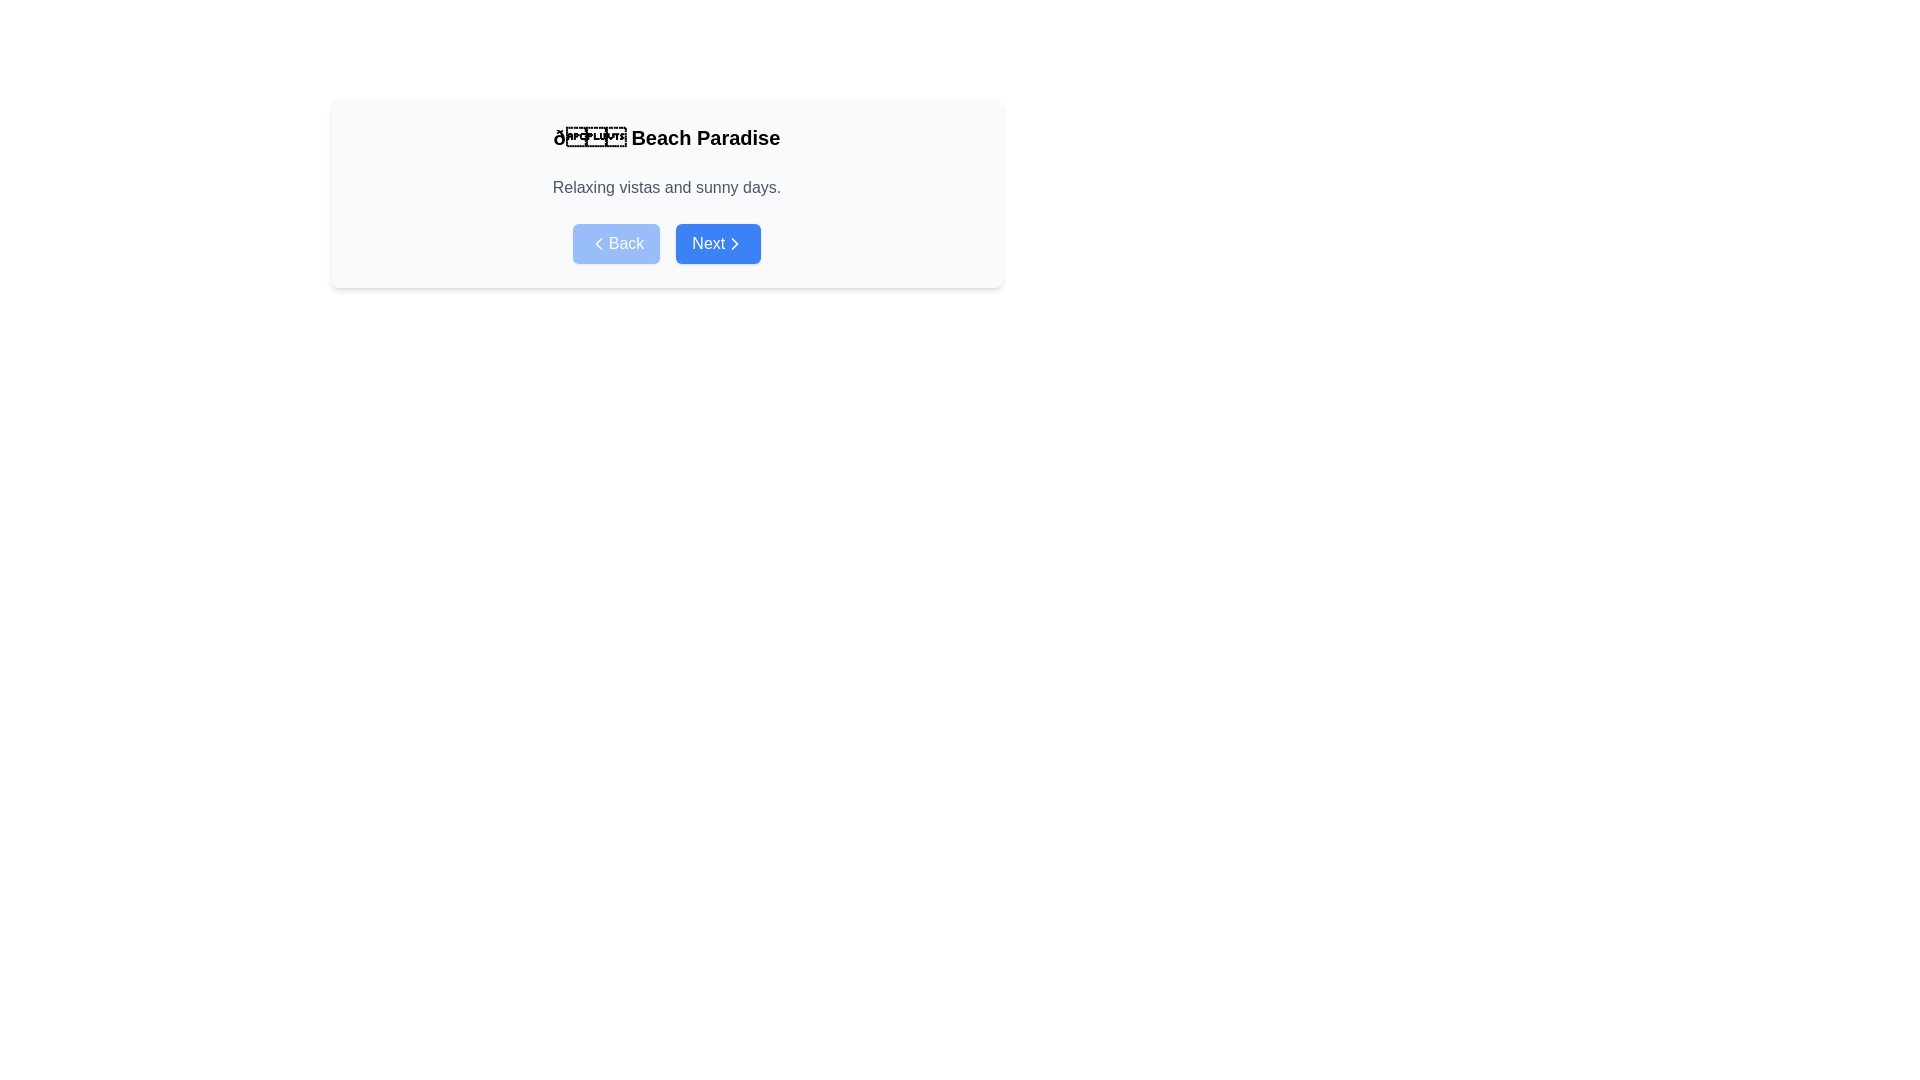 This screenshot has width=1920, height=1080. I want to click on the chevron icon located to the right of the 'Next' button, so click(733, 242).